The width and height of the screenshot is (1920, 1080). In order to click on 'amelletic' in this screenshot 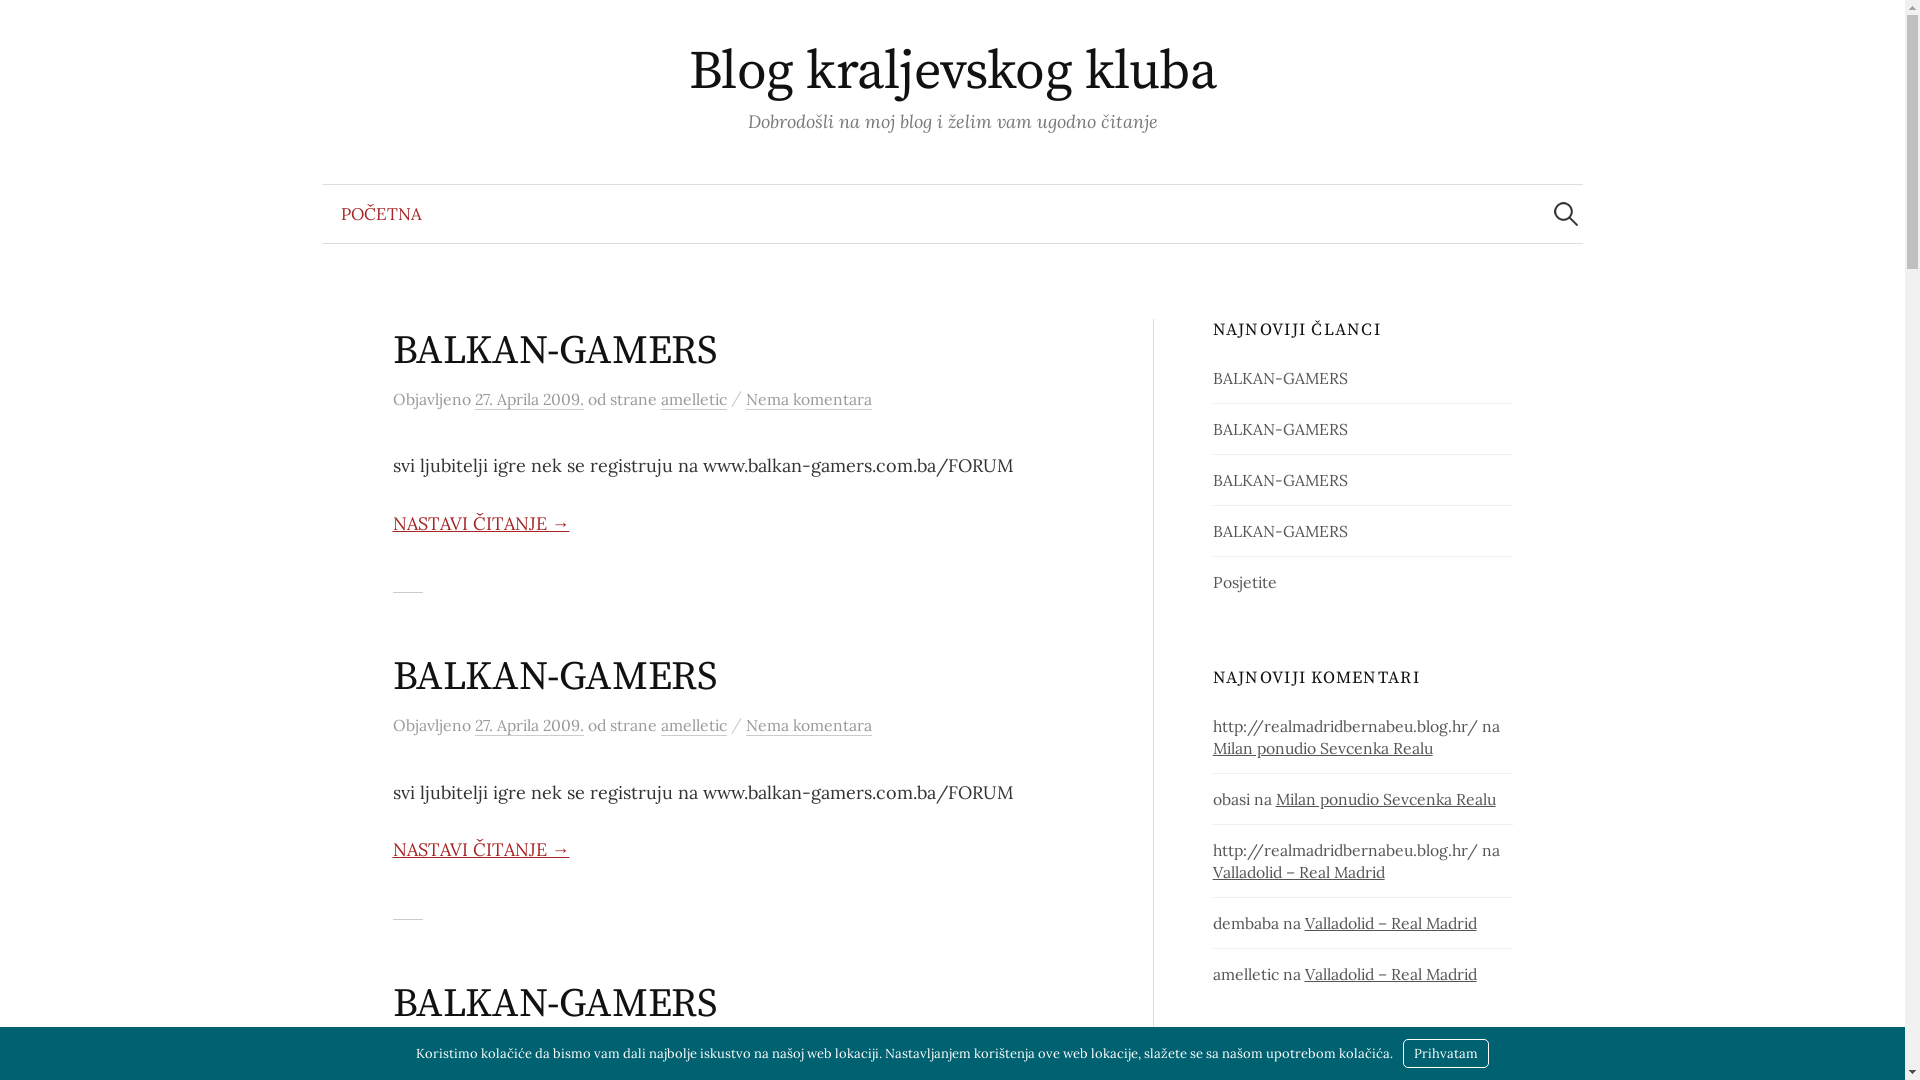, I will do `click(660, 399)`.